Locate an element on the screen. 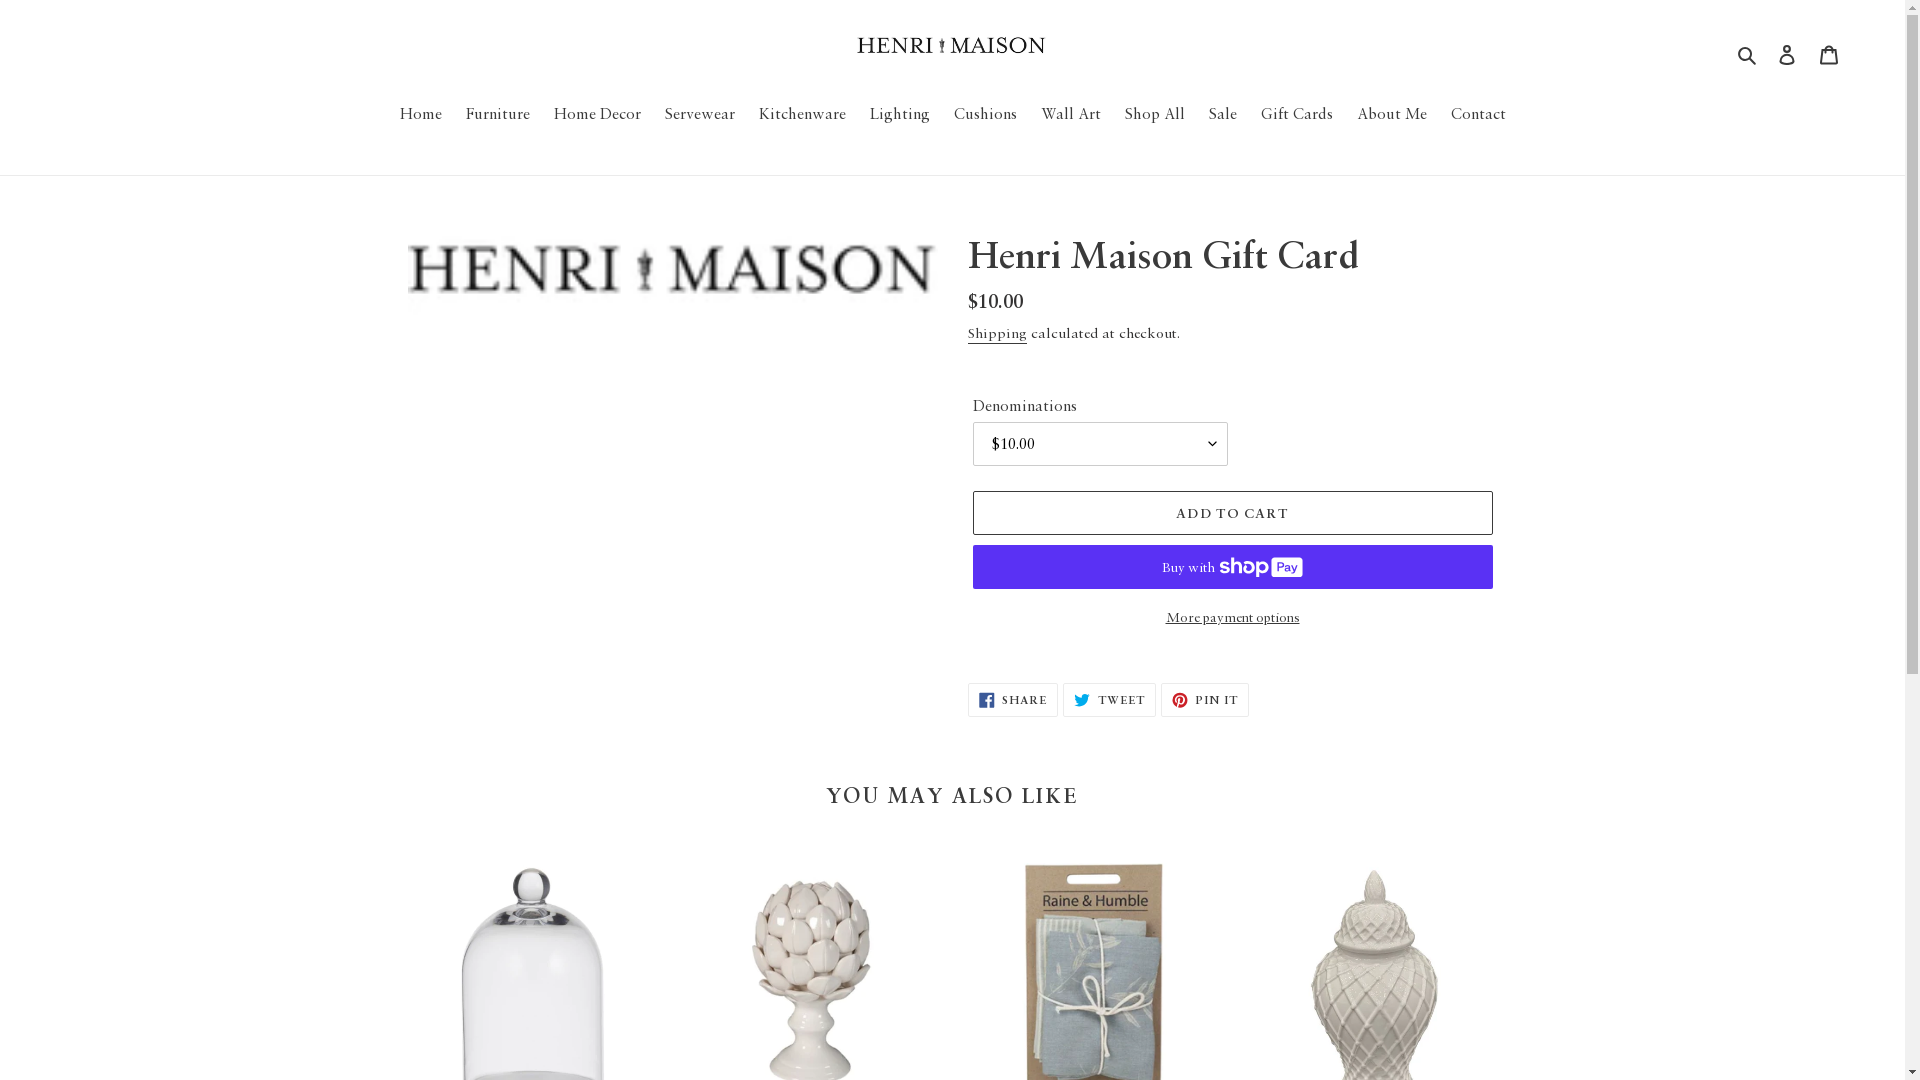 This screenshot has height=1080, width=1920. 'Cushions' is located at coordinates (985, 114).